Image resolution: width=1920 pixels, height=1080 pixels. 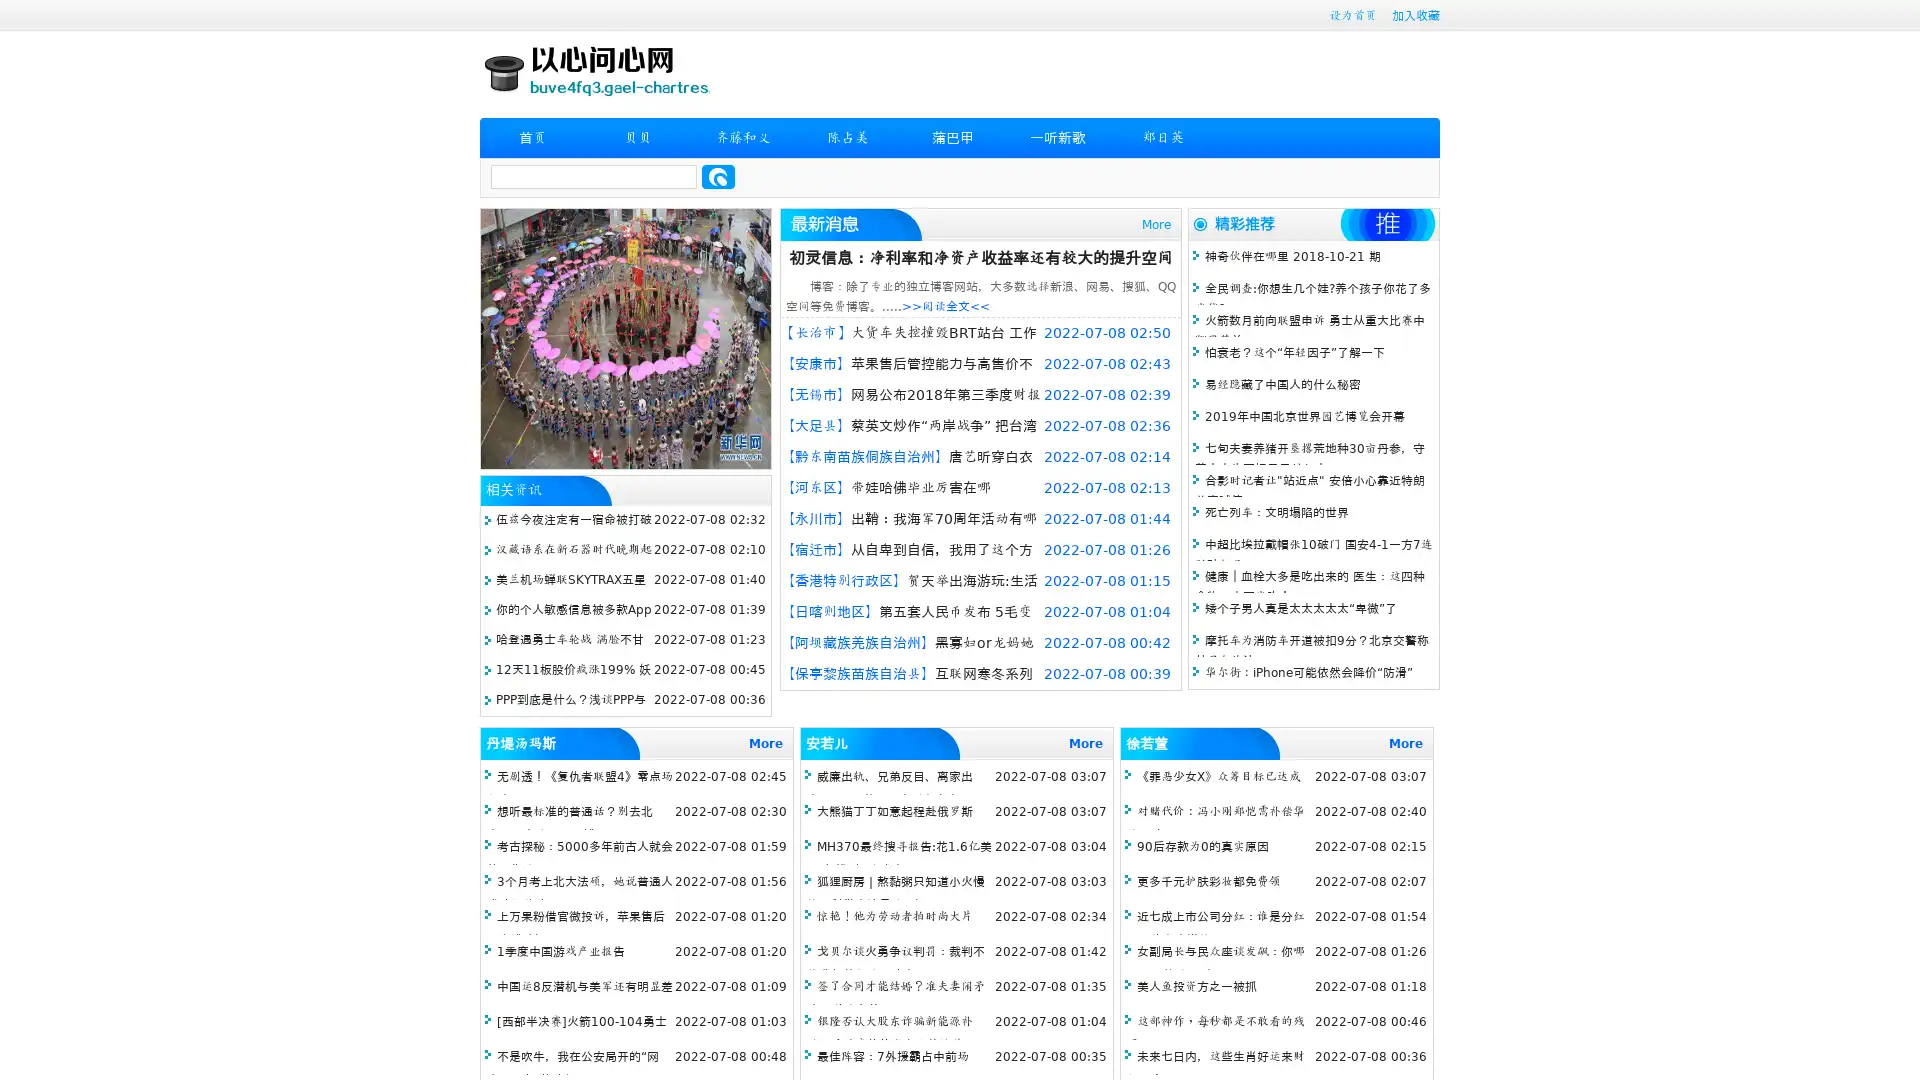 What do you see at coordinates (718, 176) in the screenshot?
I see `Search` at bounding box center [718, 176].